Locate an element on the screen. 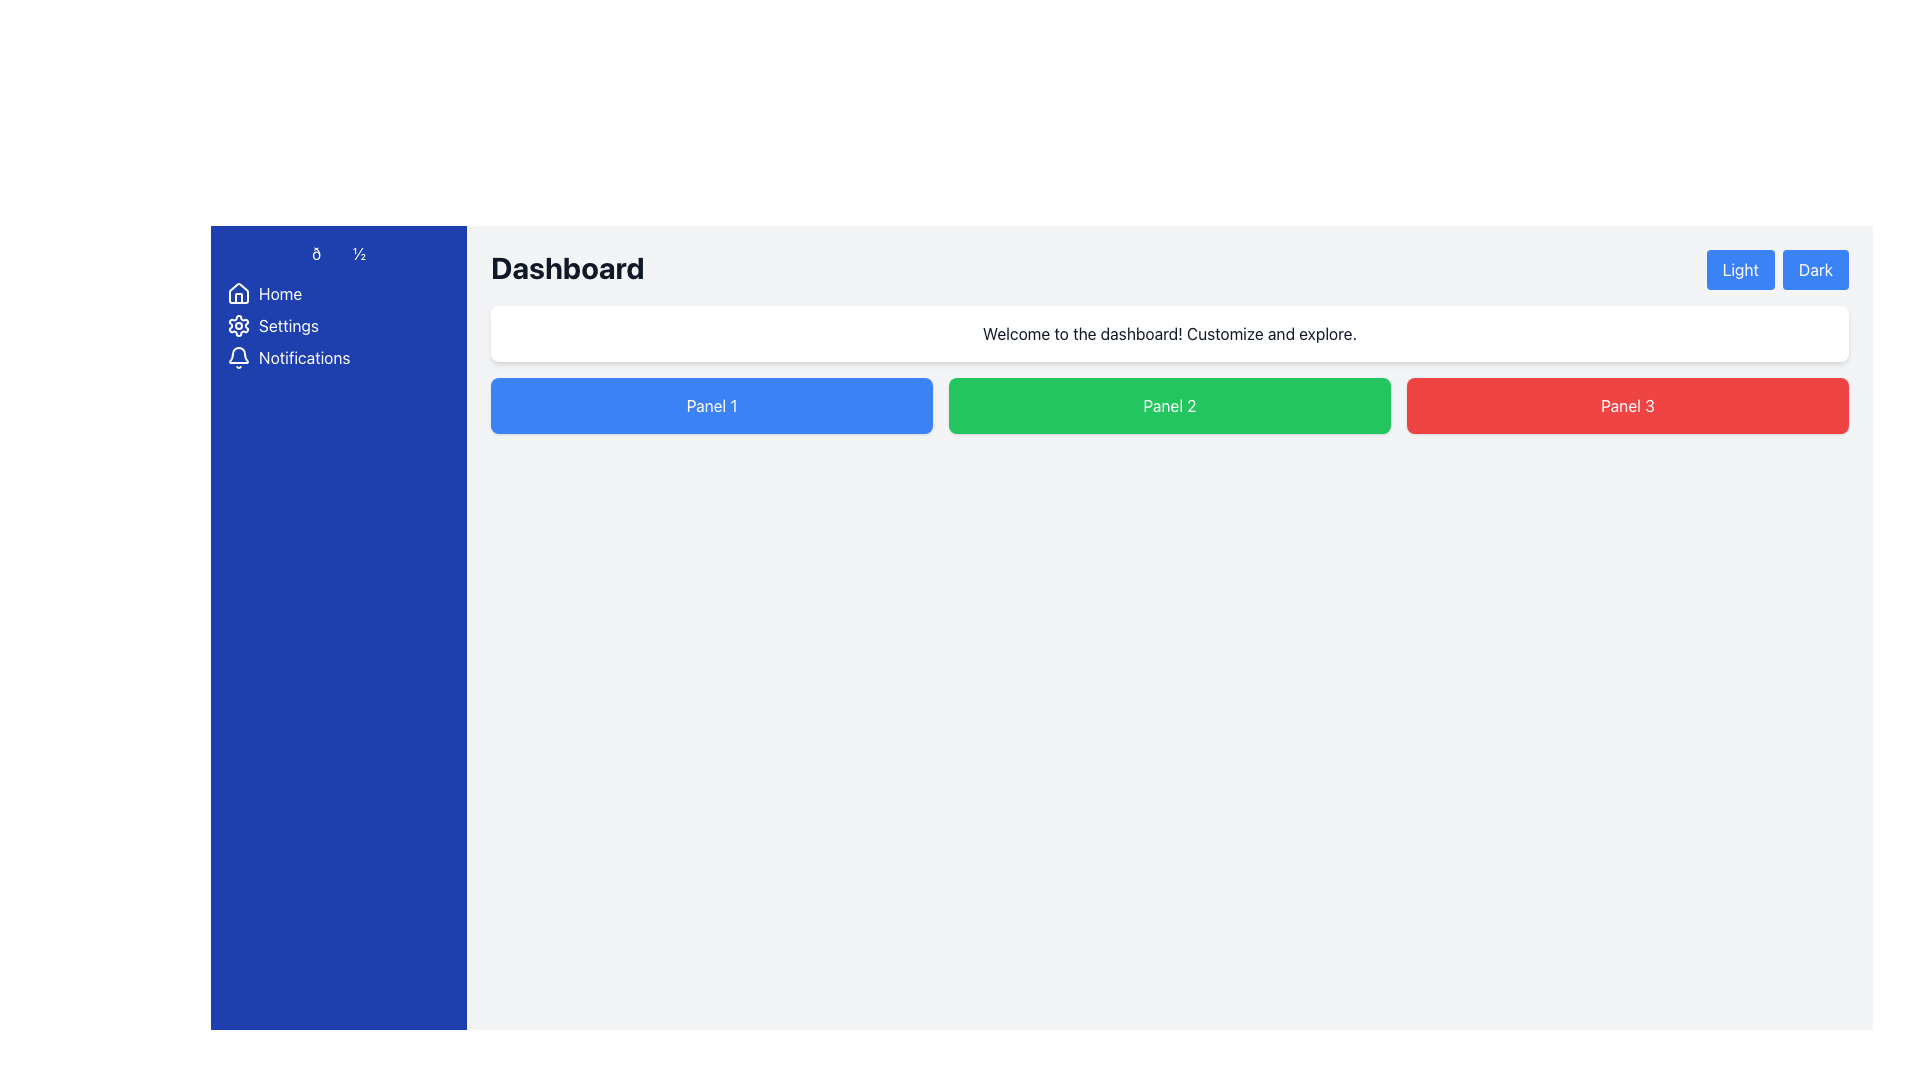  the 'Settings' text label in the vertical navigation menu is located at coordinates (287, 325).